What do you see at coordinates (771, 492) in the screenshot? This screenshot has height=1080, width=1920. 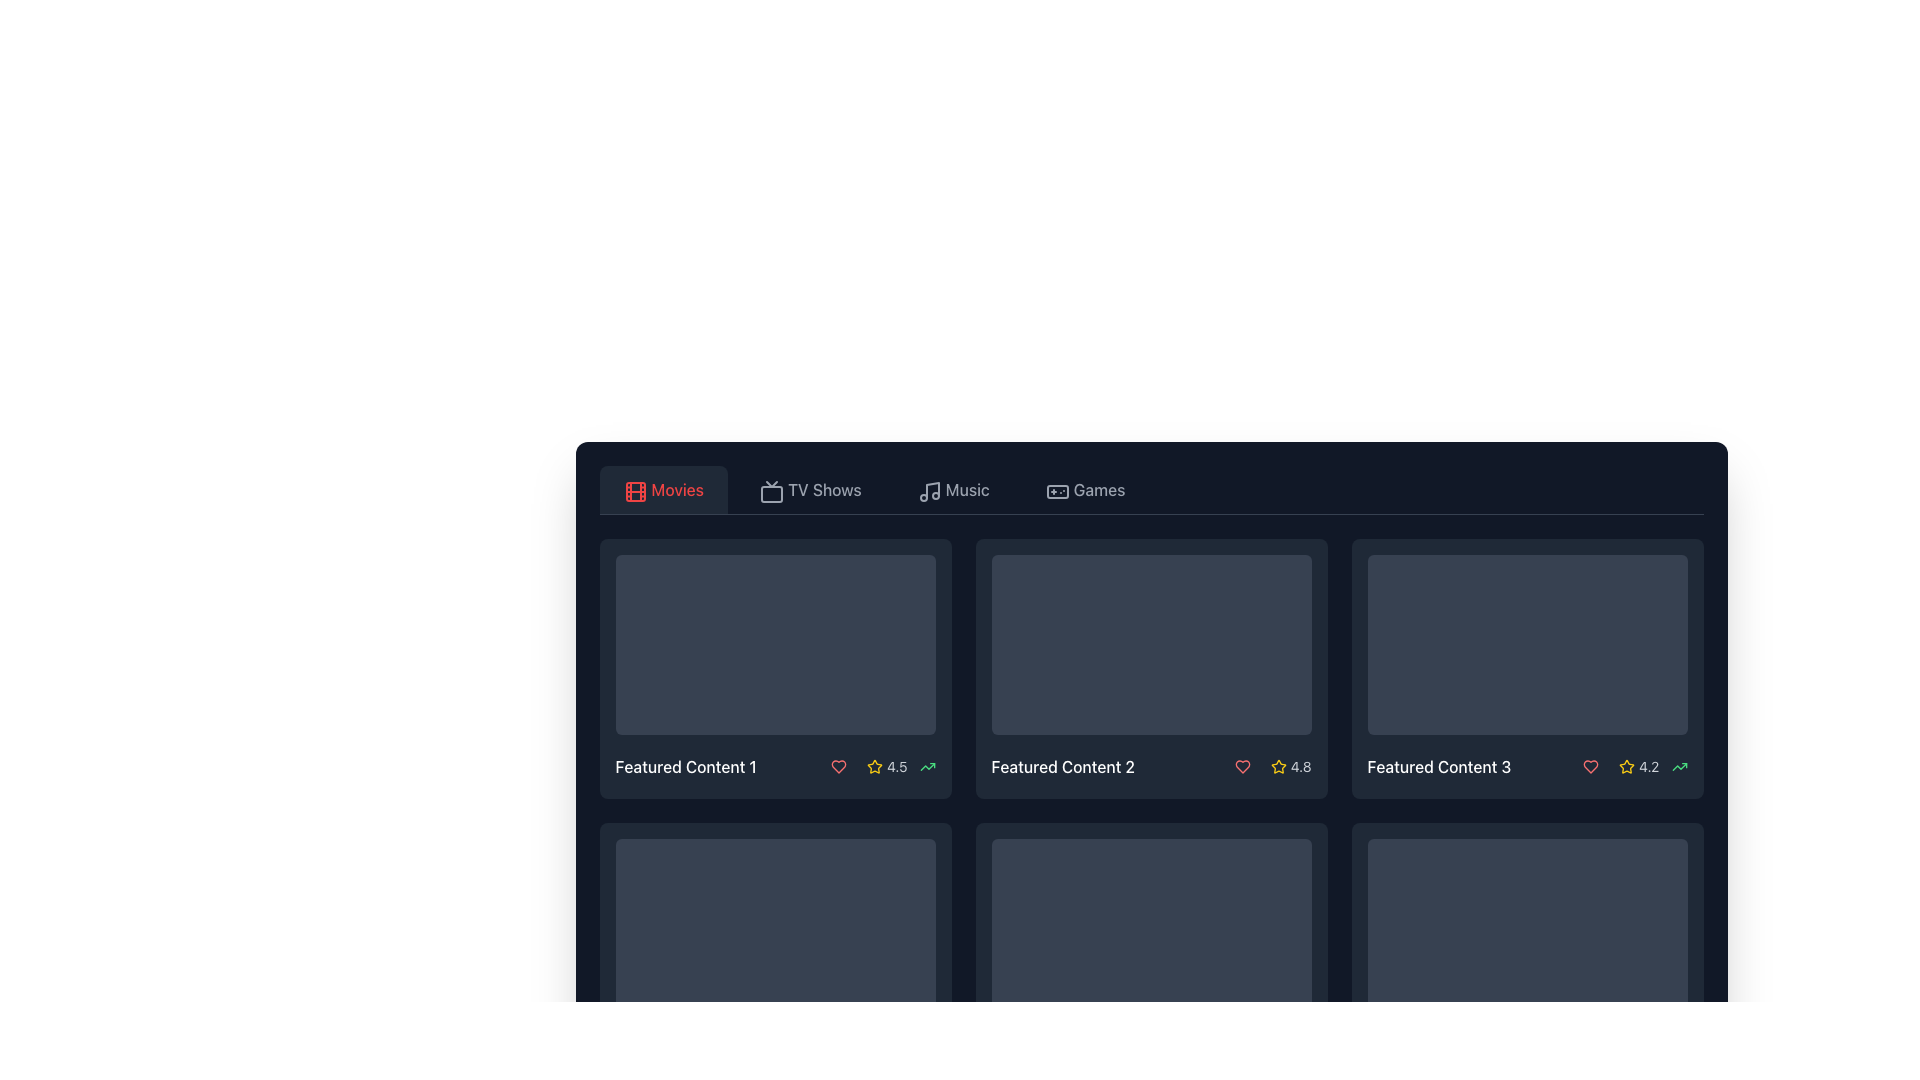 I see `the second icon from the left in the top navigation bar, which represents the TV Shows section` at bounding box center [771, 492].